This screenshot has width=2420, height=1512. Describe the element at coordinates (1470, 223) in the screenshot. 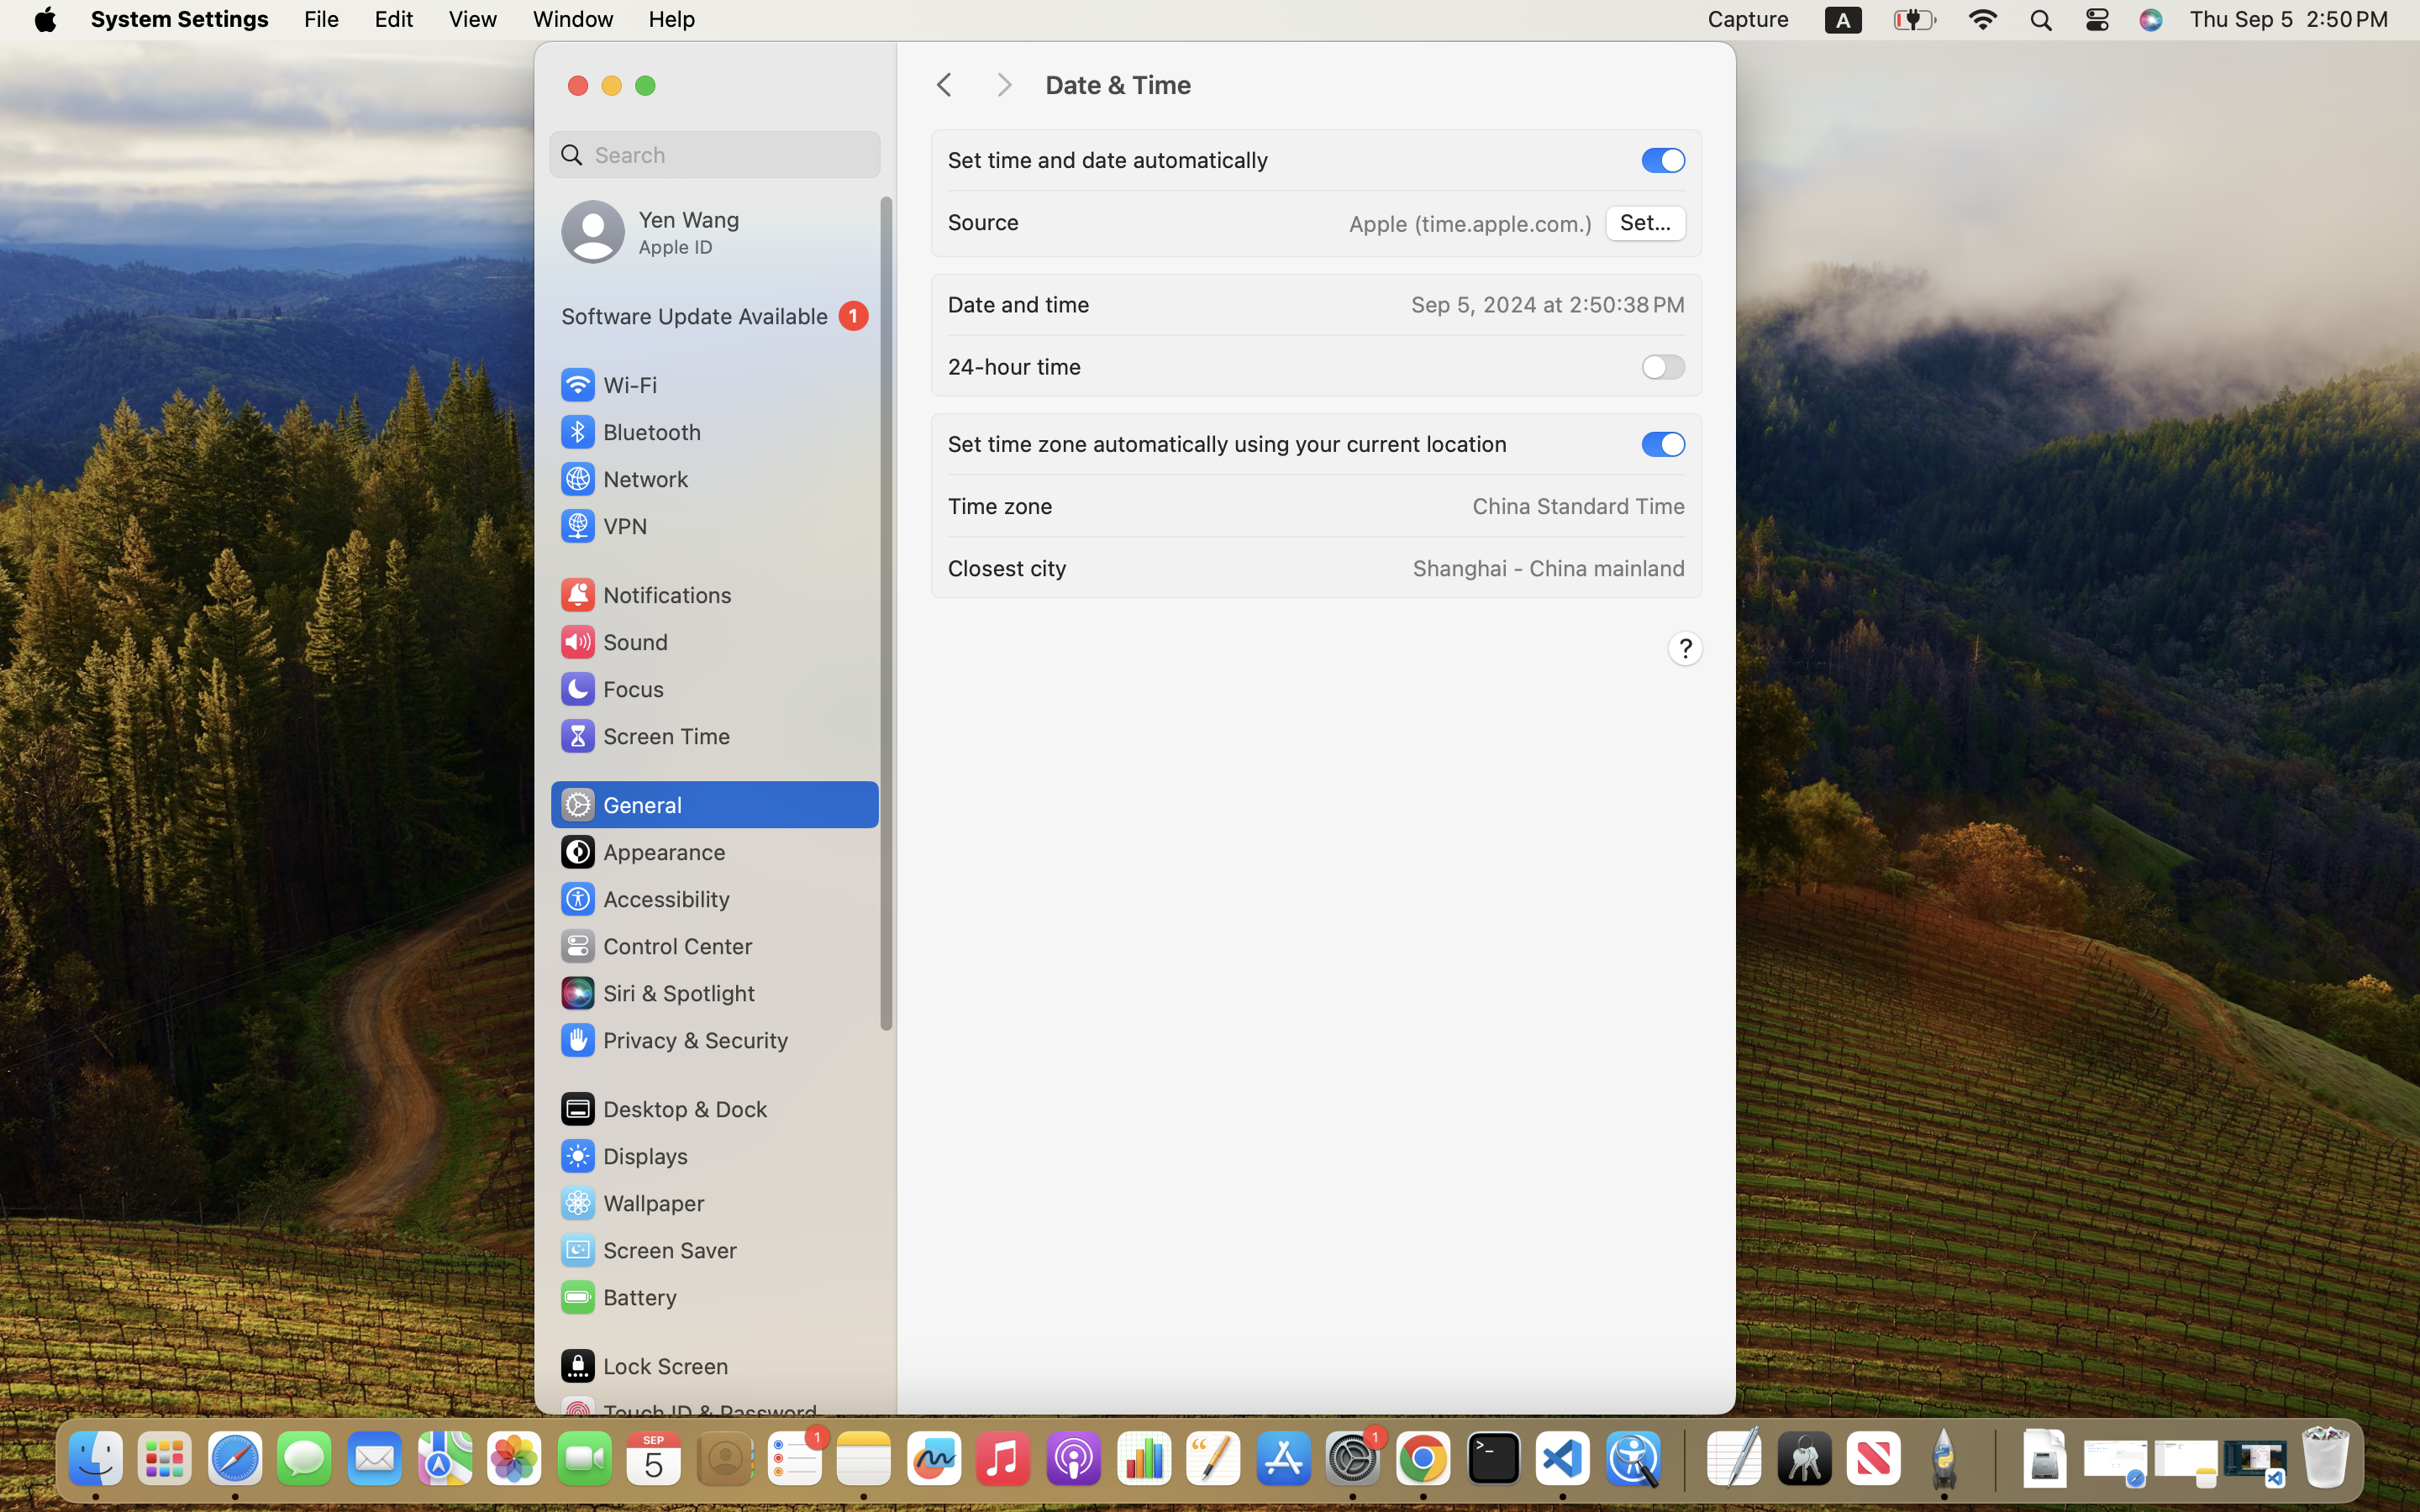

I see `'Apple (time.apple.com.)'` at that location.